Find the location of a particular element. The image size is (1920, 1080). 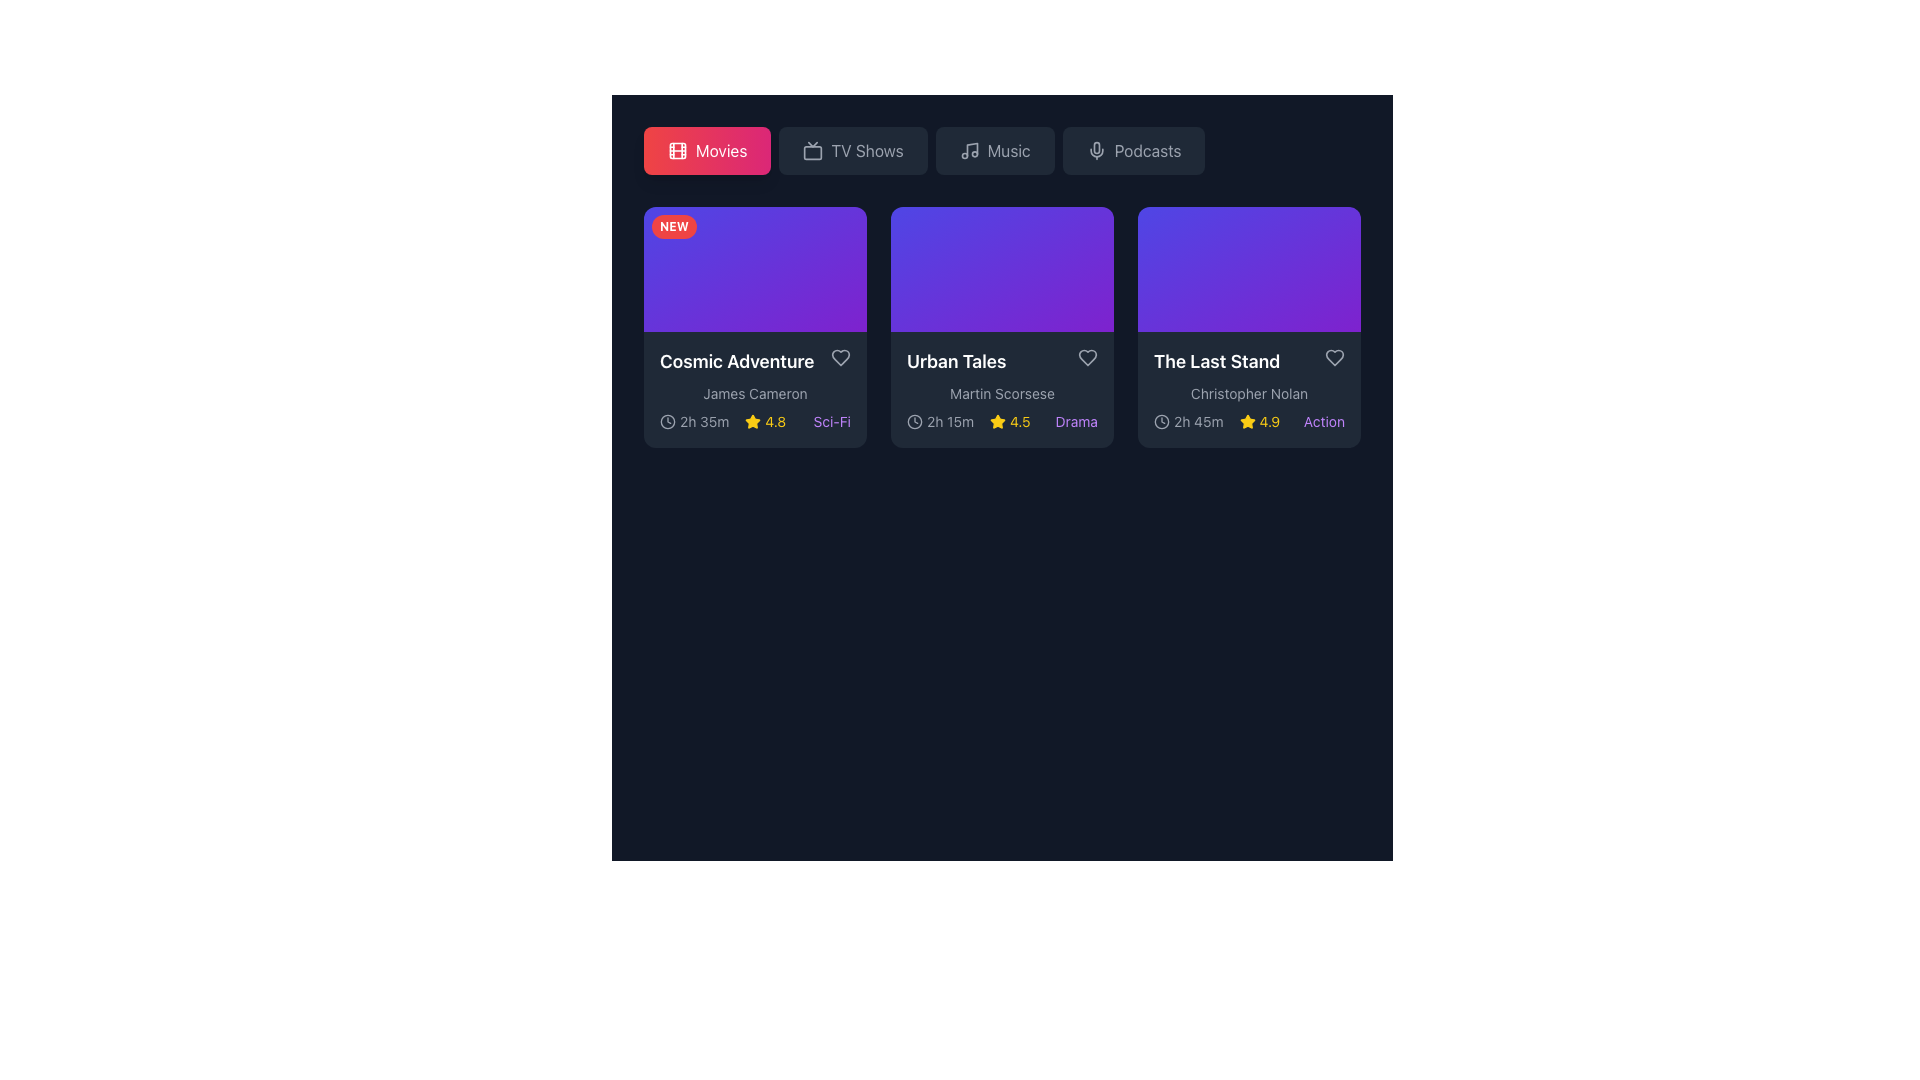

the vertical line of the musical note icon within the 'Music' tab in the upper navigation bar by performing a placeholder action for SVG interactions is located at coordinates (972, 148).